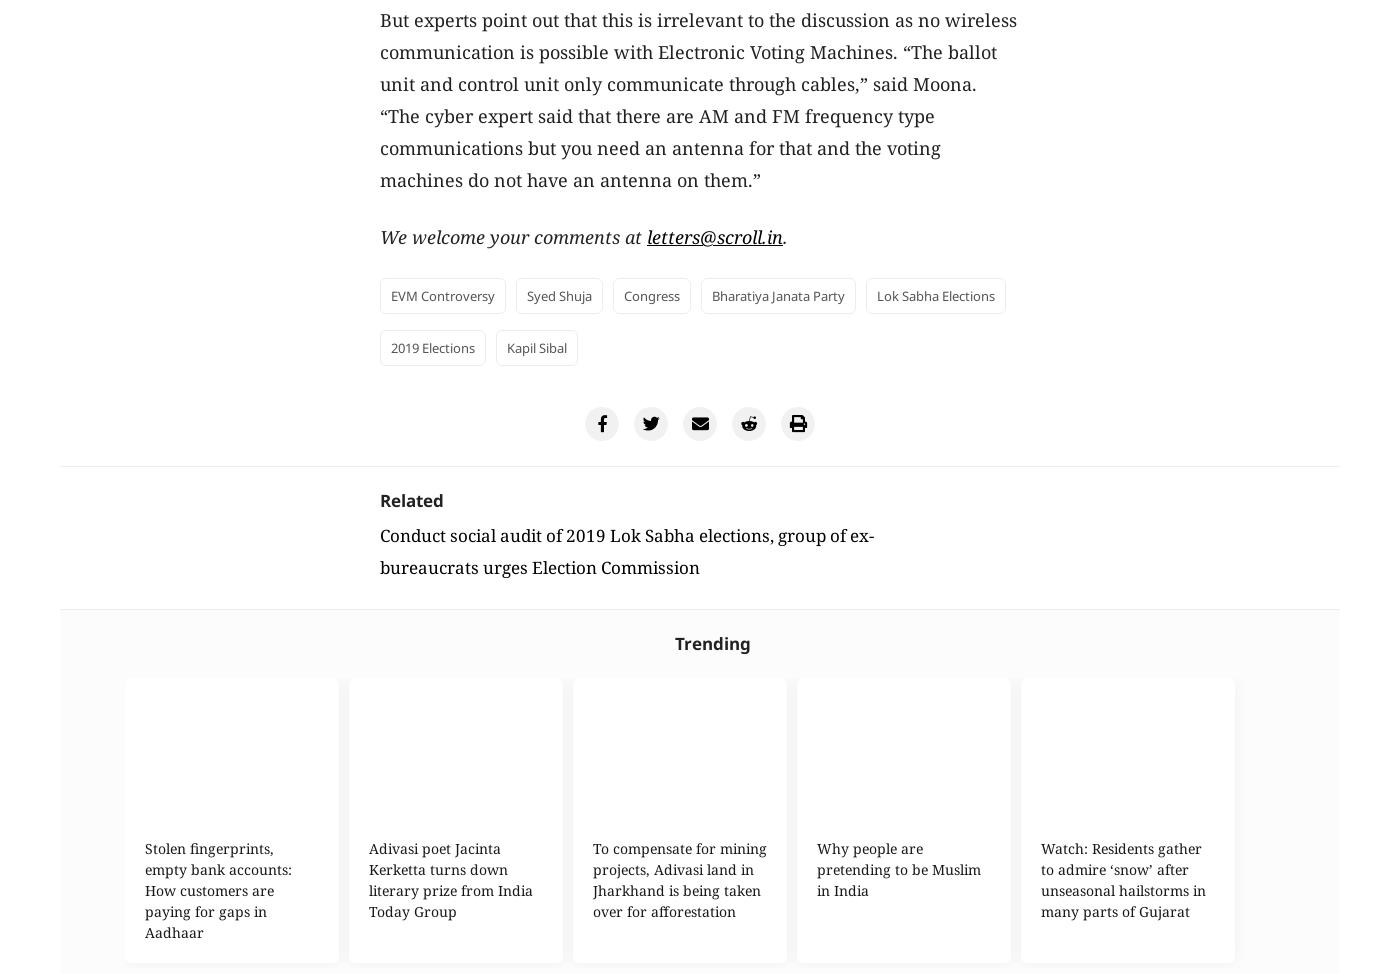 The height and width of the screenshot is (974, 1400). Describe the element at coordinates (379, 500) in the screenshot. I see `'Related'` at that location.